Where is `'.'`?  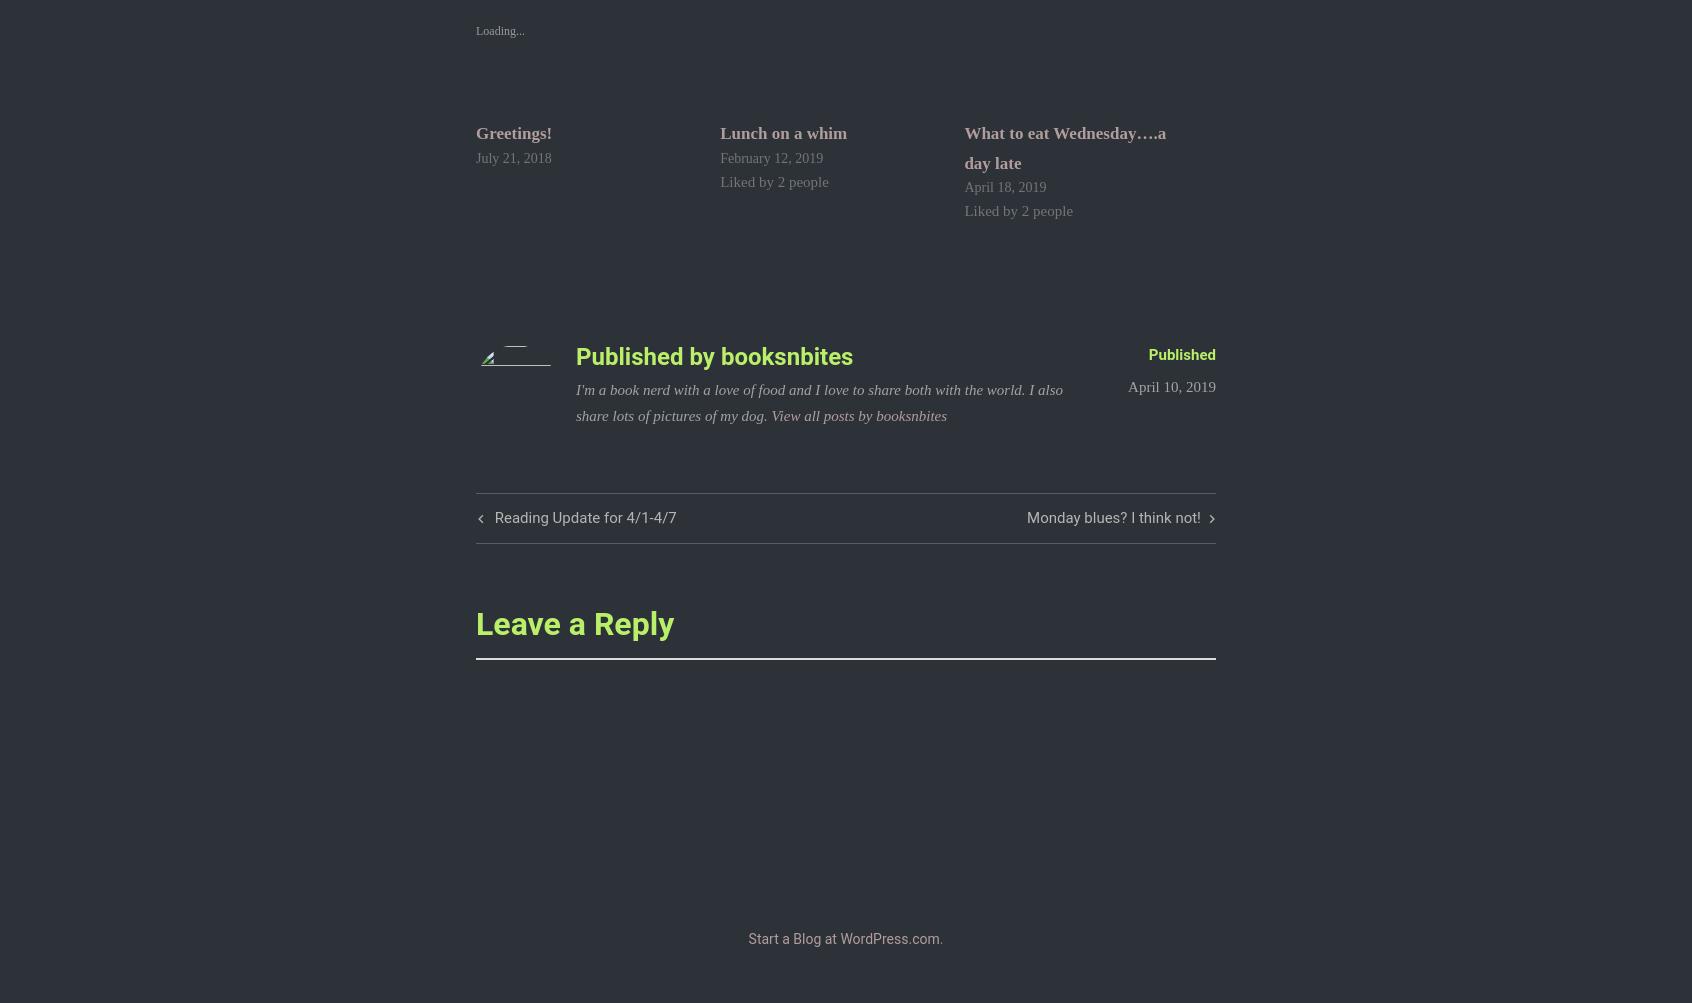
'.' is located at coordinates (940, 938).